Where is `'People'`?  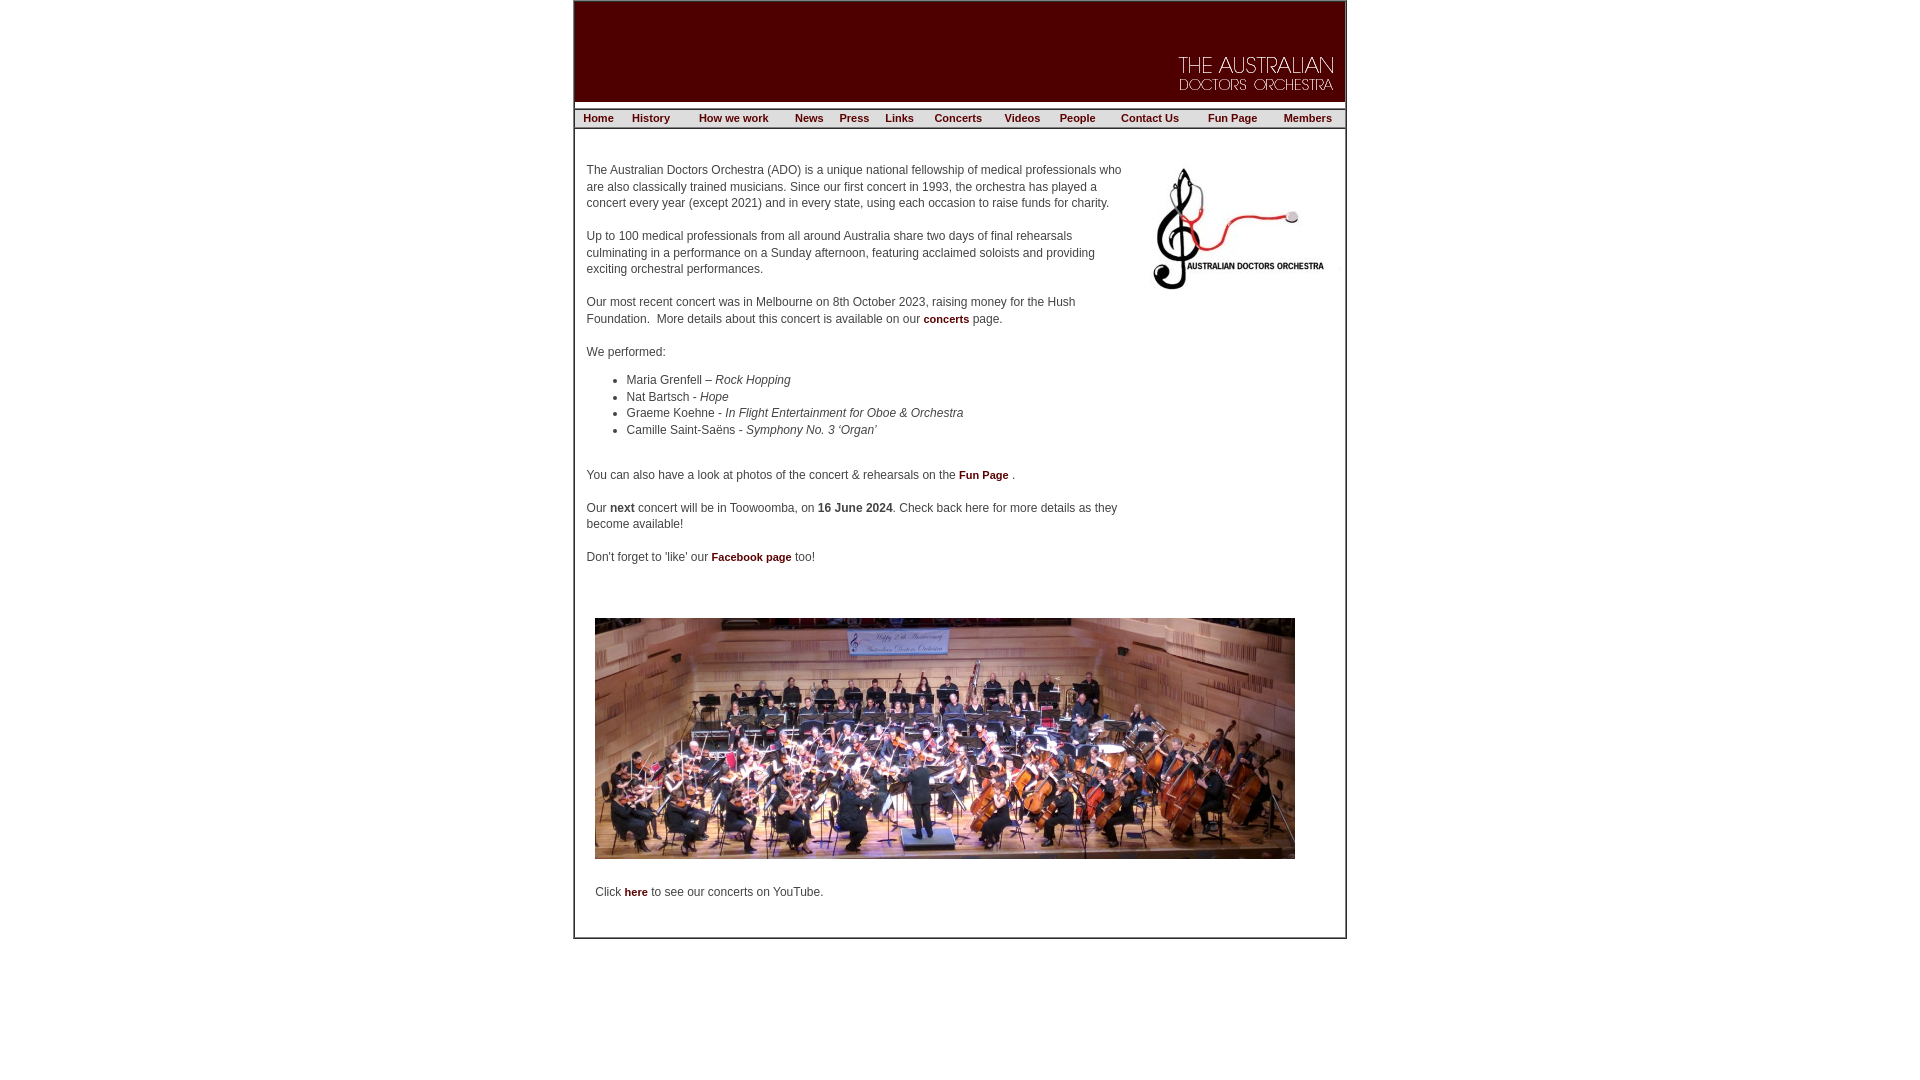 'People' is located at coordinates (1059, 118).